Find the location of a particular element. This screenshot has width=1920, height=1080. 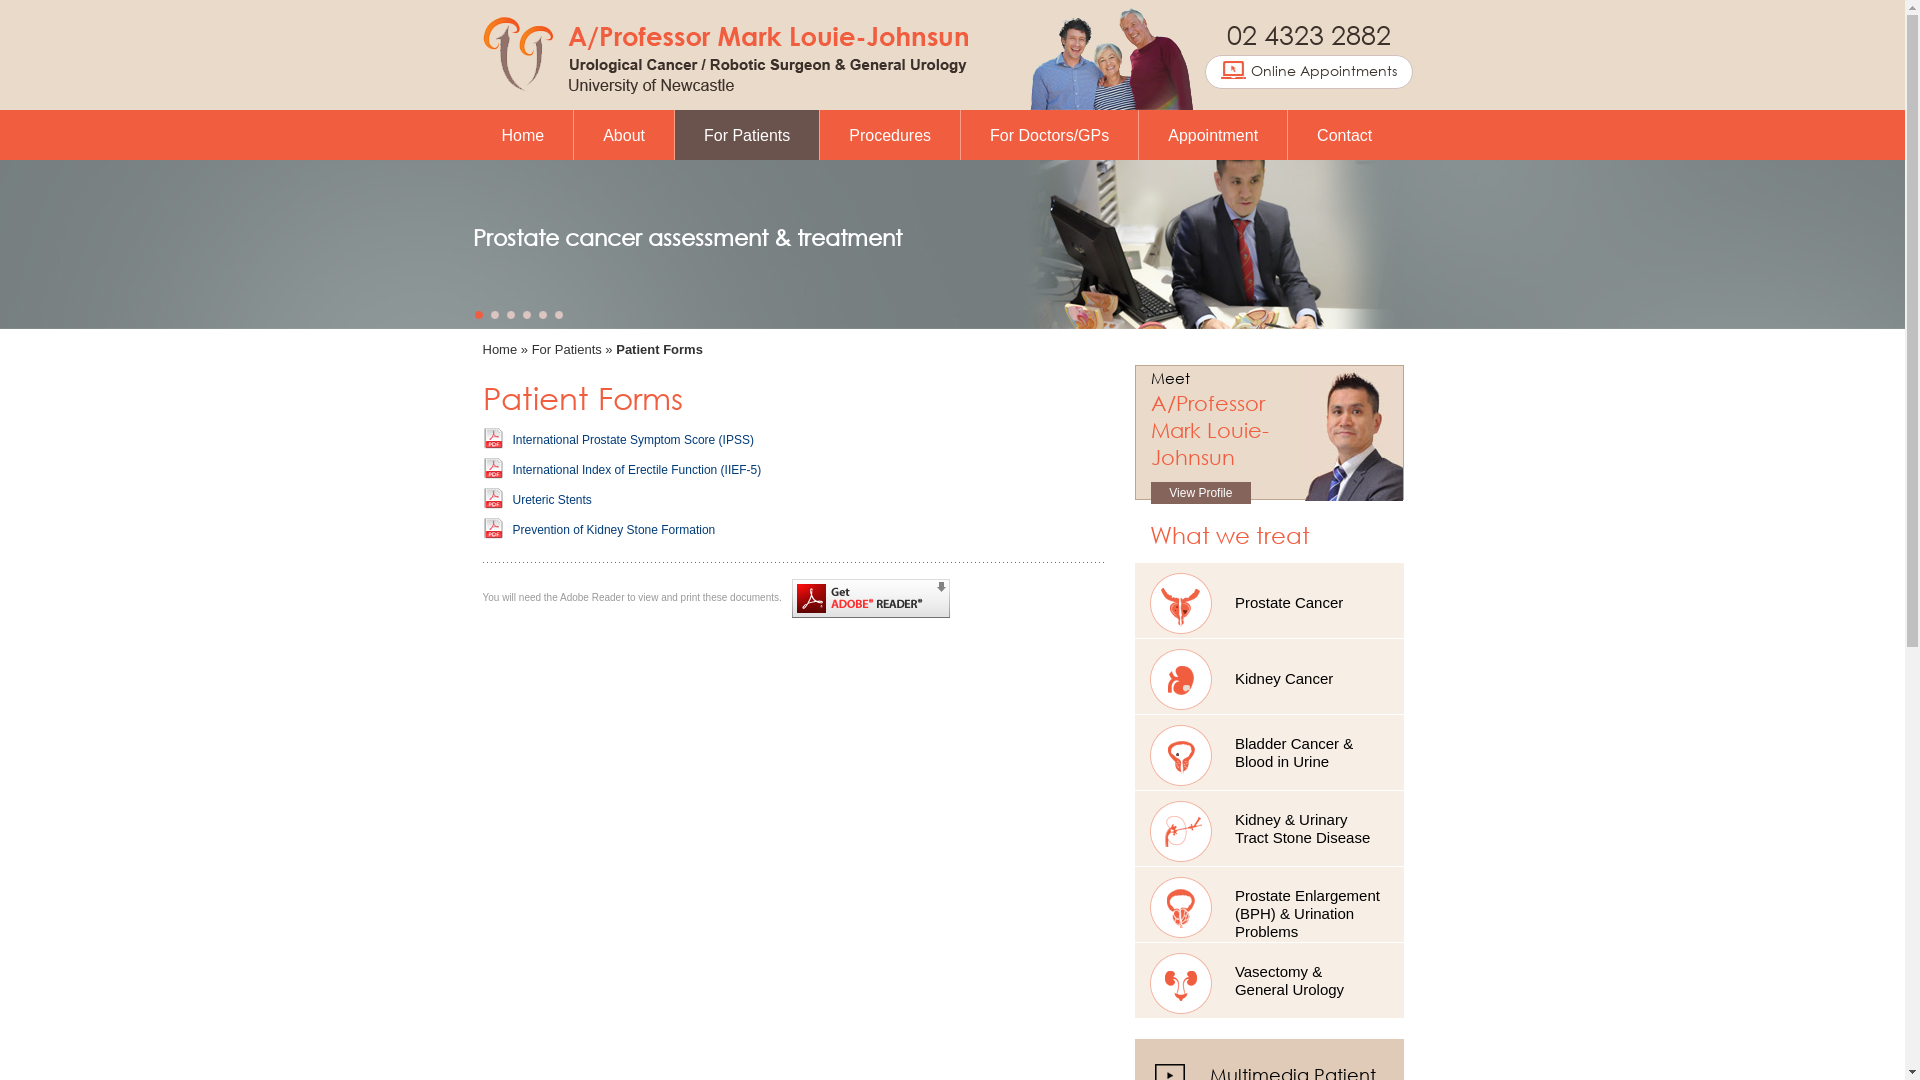

'What we treat' is located at coordinates (1150, 533).